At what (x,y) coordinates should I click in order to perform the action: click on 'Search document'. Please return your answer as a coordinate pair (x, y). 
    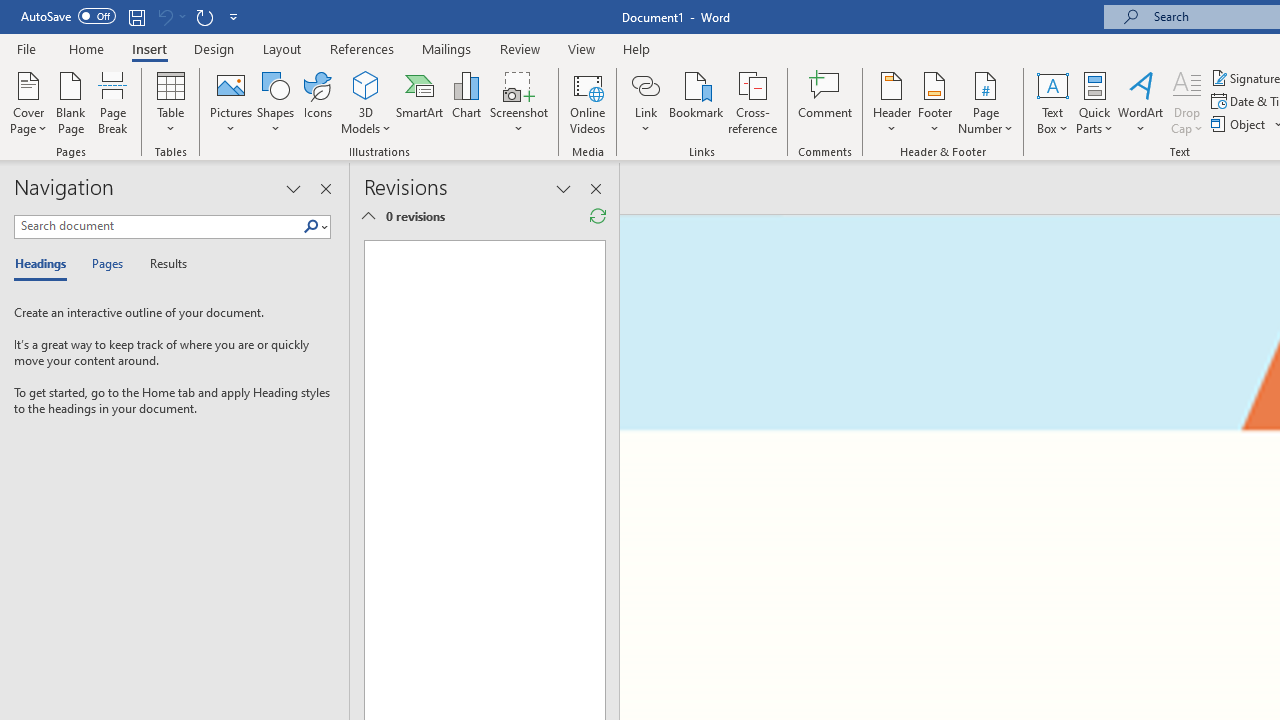
    Looking at the image, I should click on (157, 225).